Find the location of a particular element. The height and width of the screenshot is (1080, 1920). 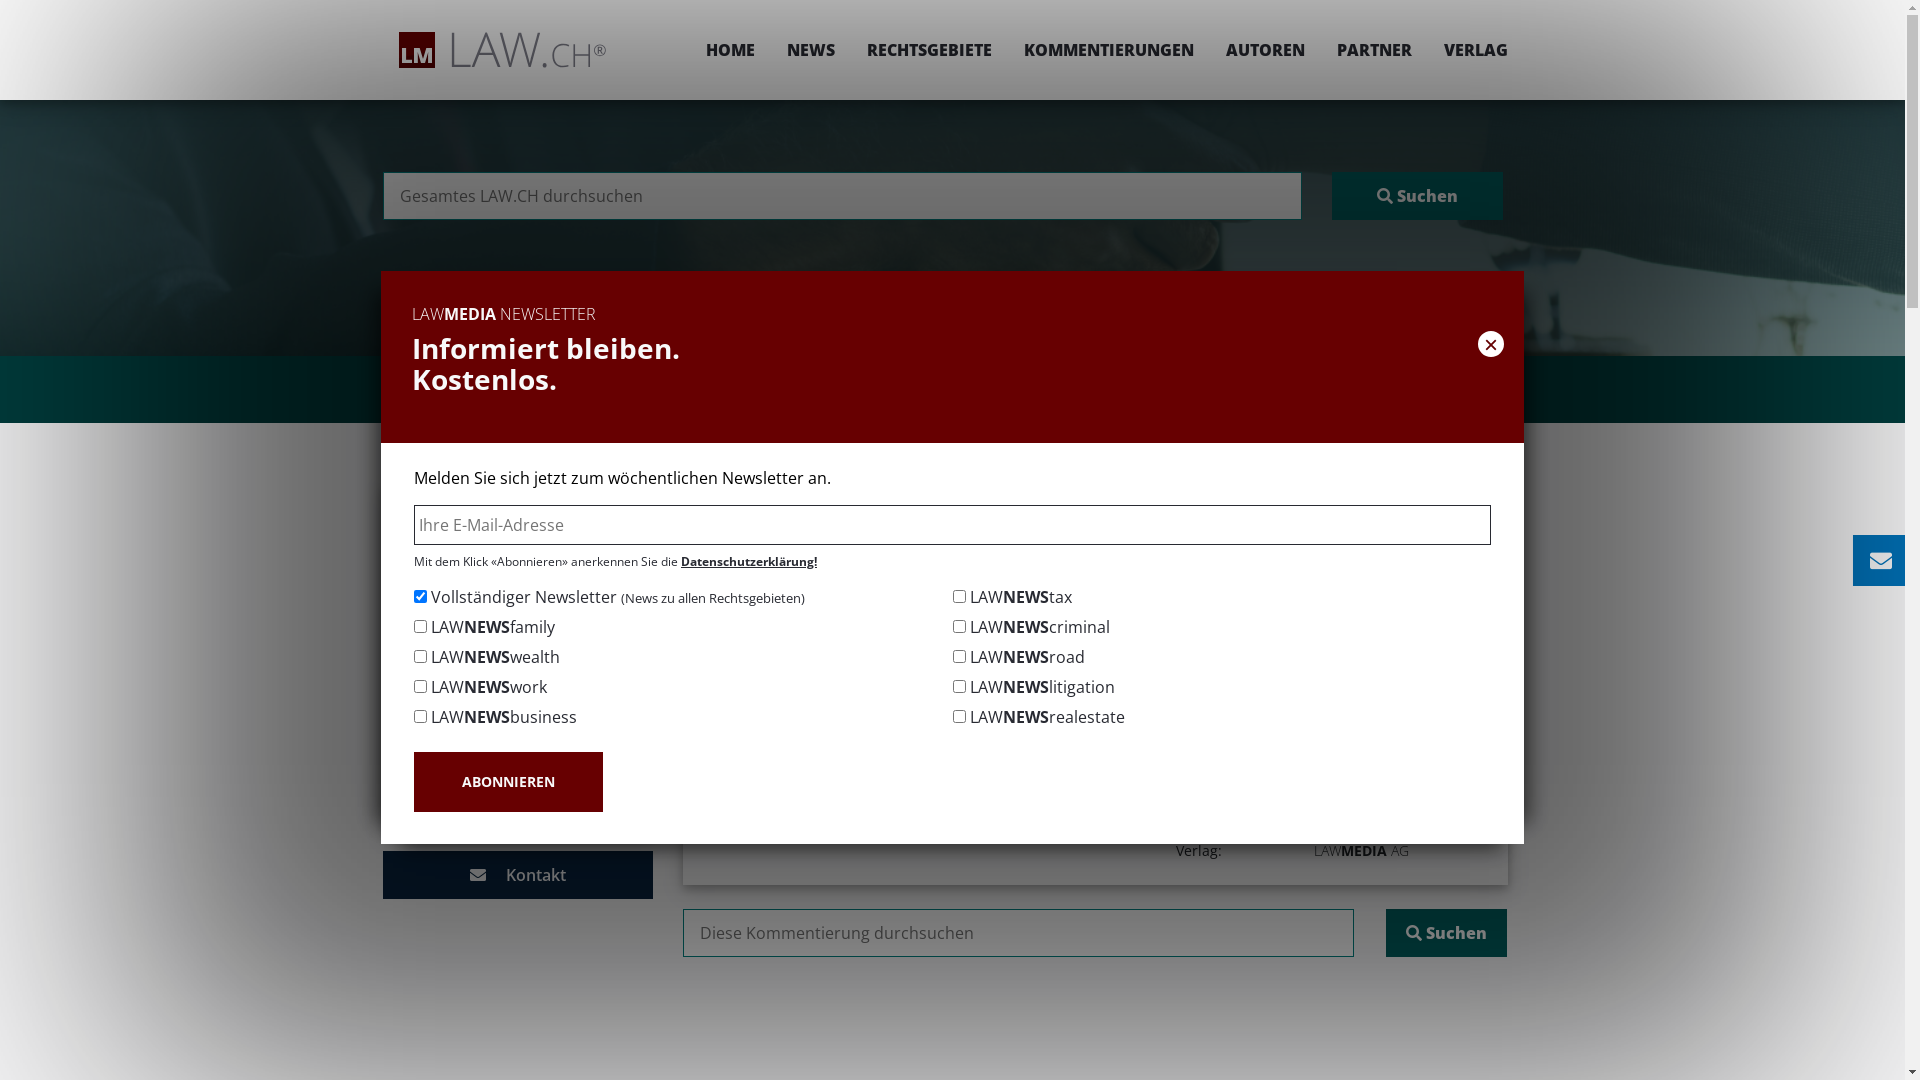

'HOME' is located at coordinates (690, 49).